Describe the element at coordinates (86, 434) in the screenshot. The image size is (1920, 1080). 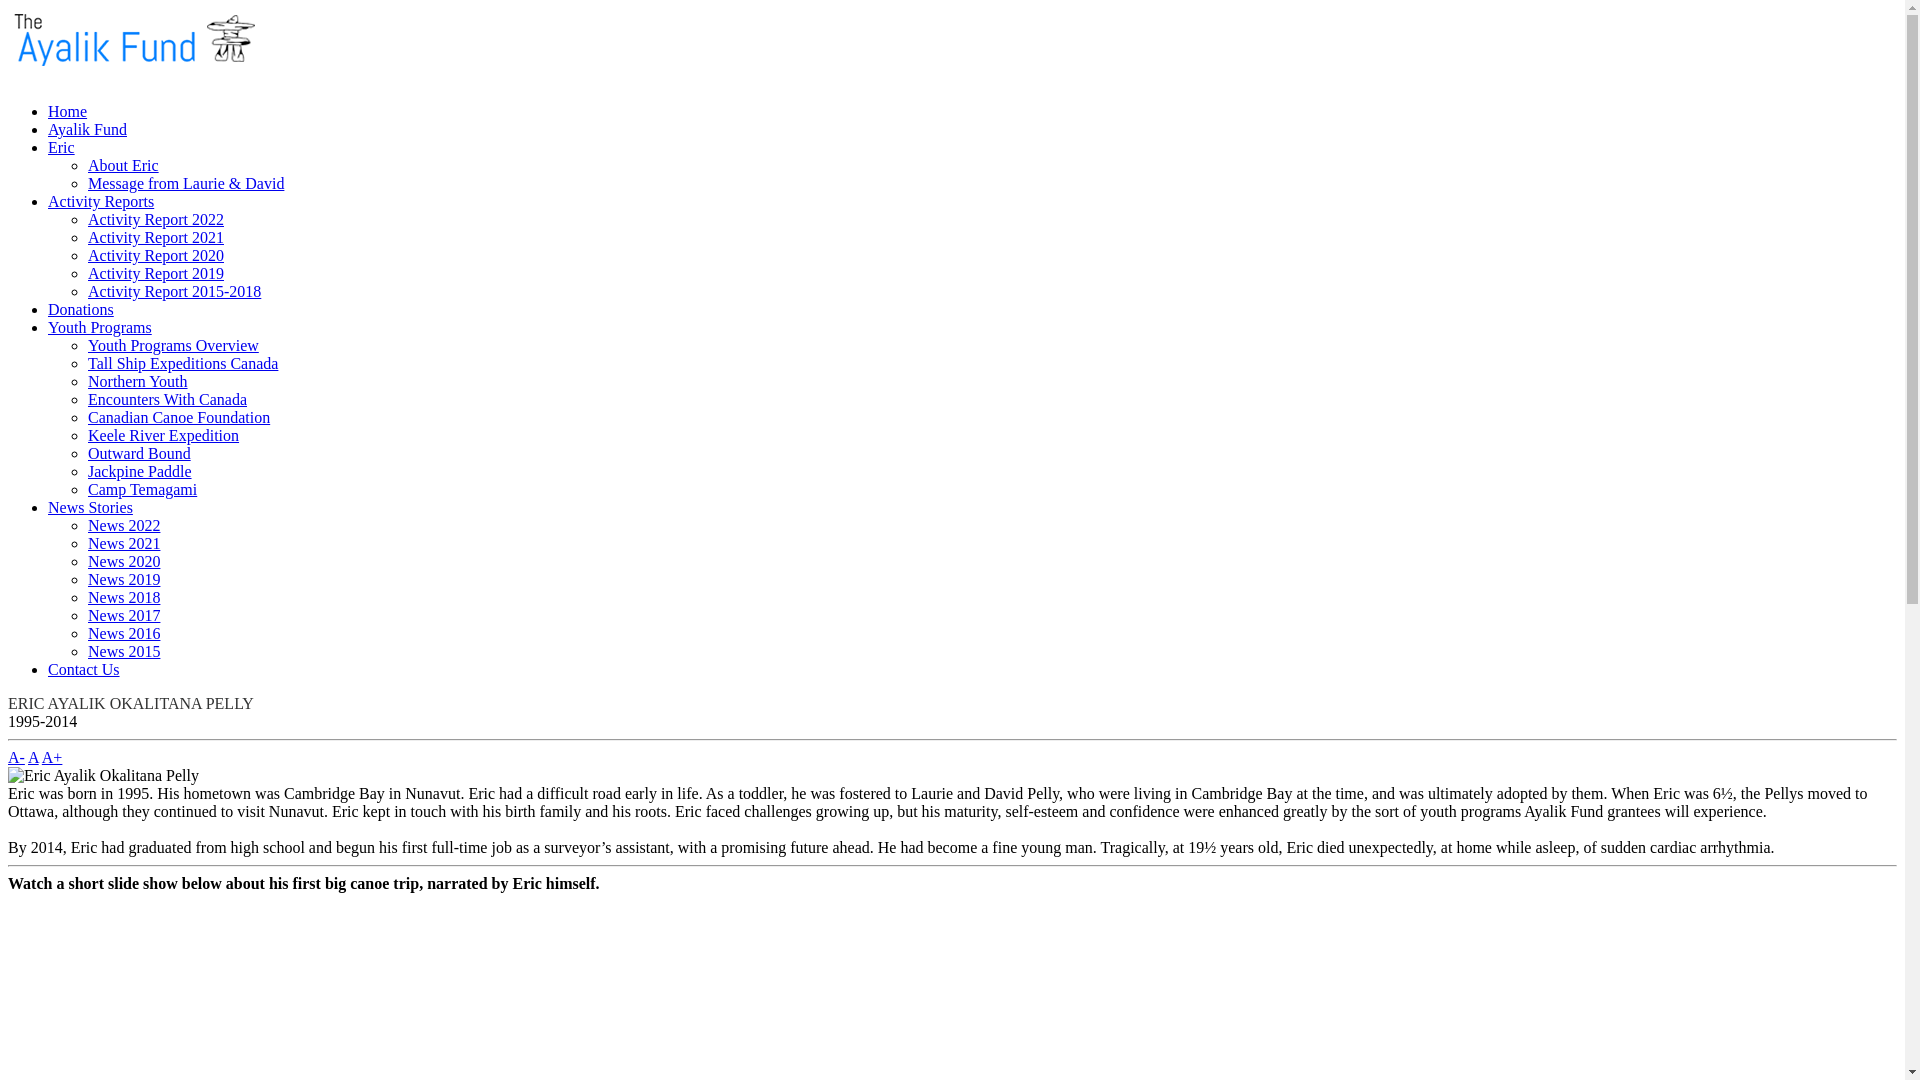
I see `'Keele River Expedition'` at that location.